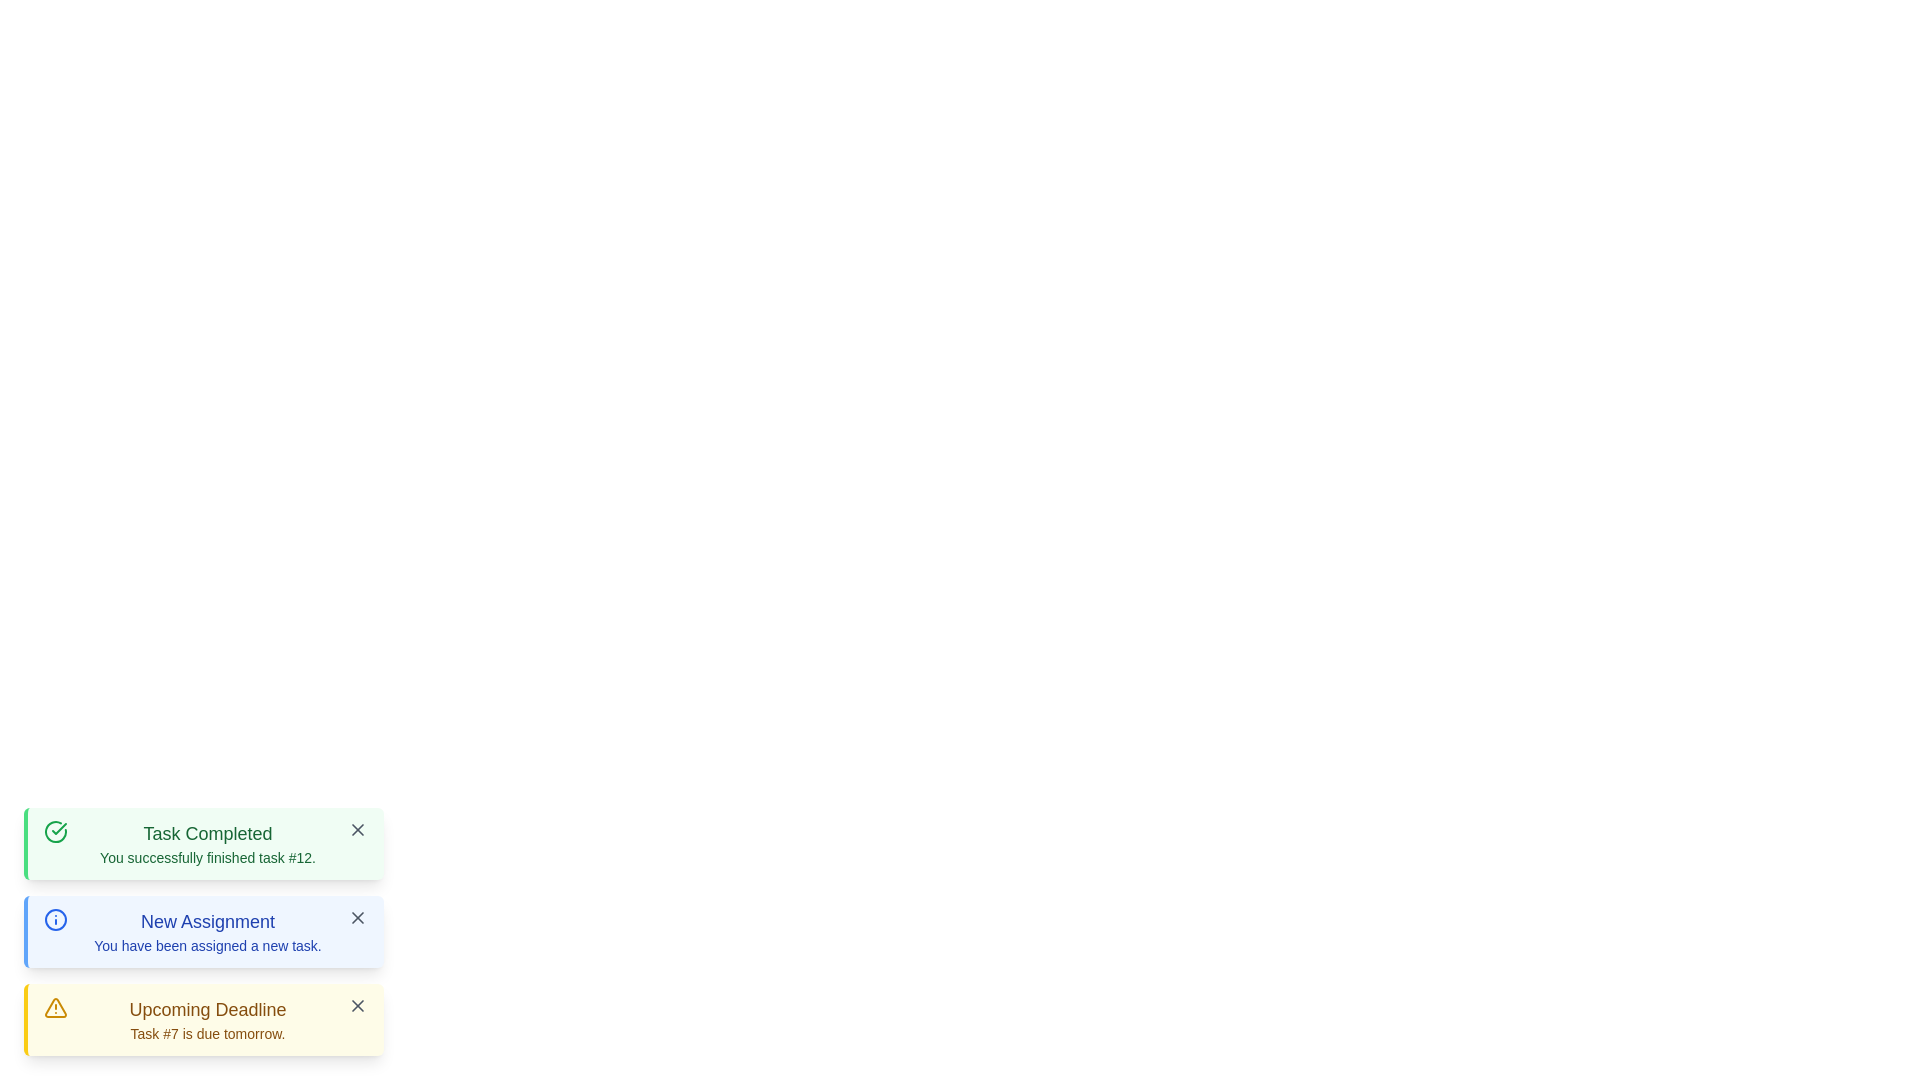 This screenshot has width=1920, height=1080. Describe the element at coordinates (207, 921) in the screenshot. I see `the 'New Assignment' text label, which is styled in bold and medium-sized font, located in the second notification box above the message 'You have been assigned a new task.'` at that location.